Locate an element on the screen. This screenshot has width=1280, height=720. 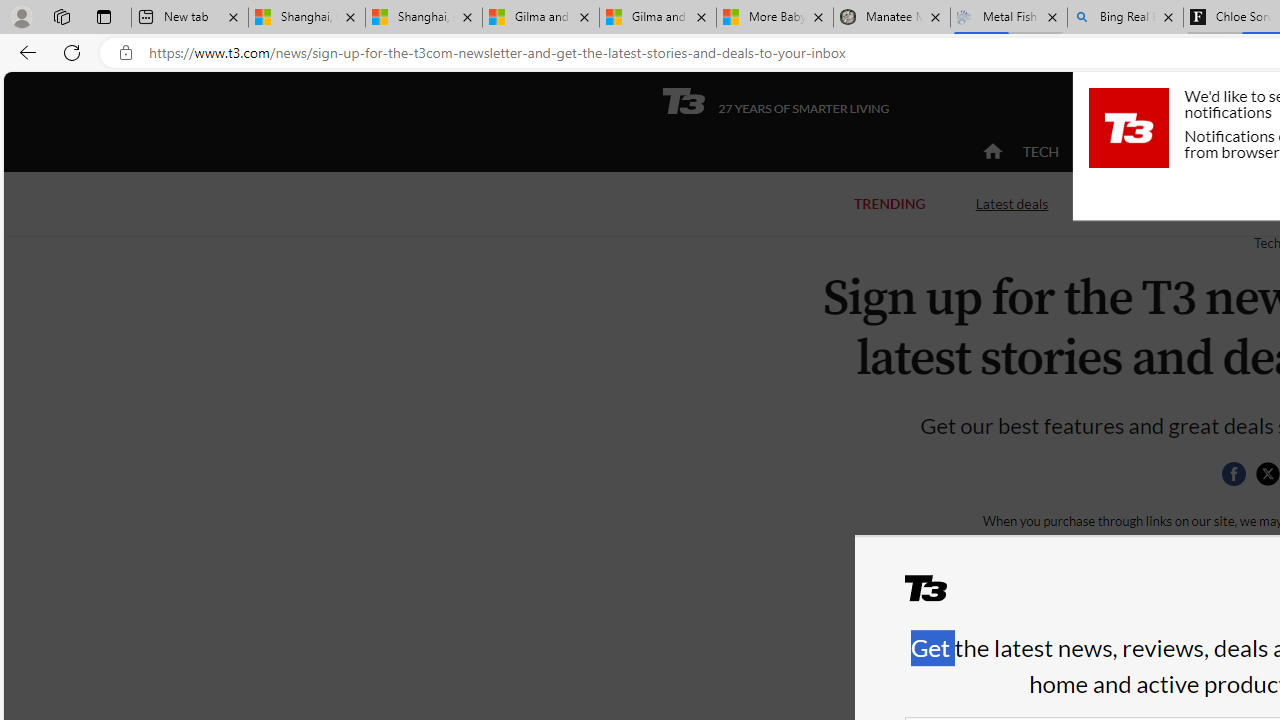
'Gilma and Hector both pose tropical trouble for Hawaii' is located at coordinates (657, 17).